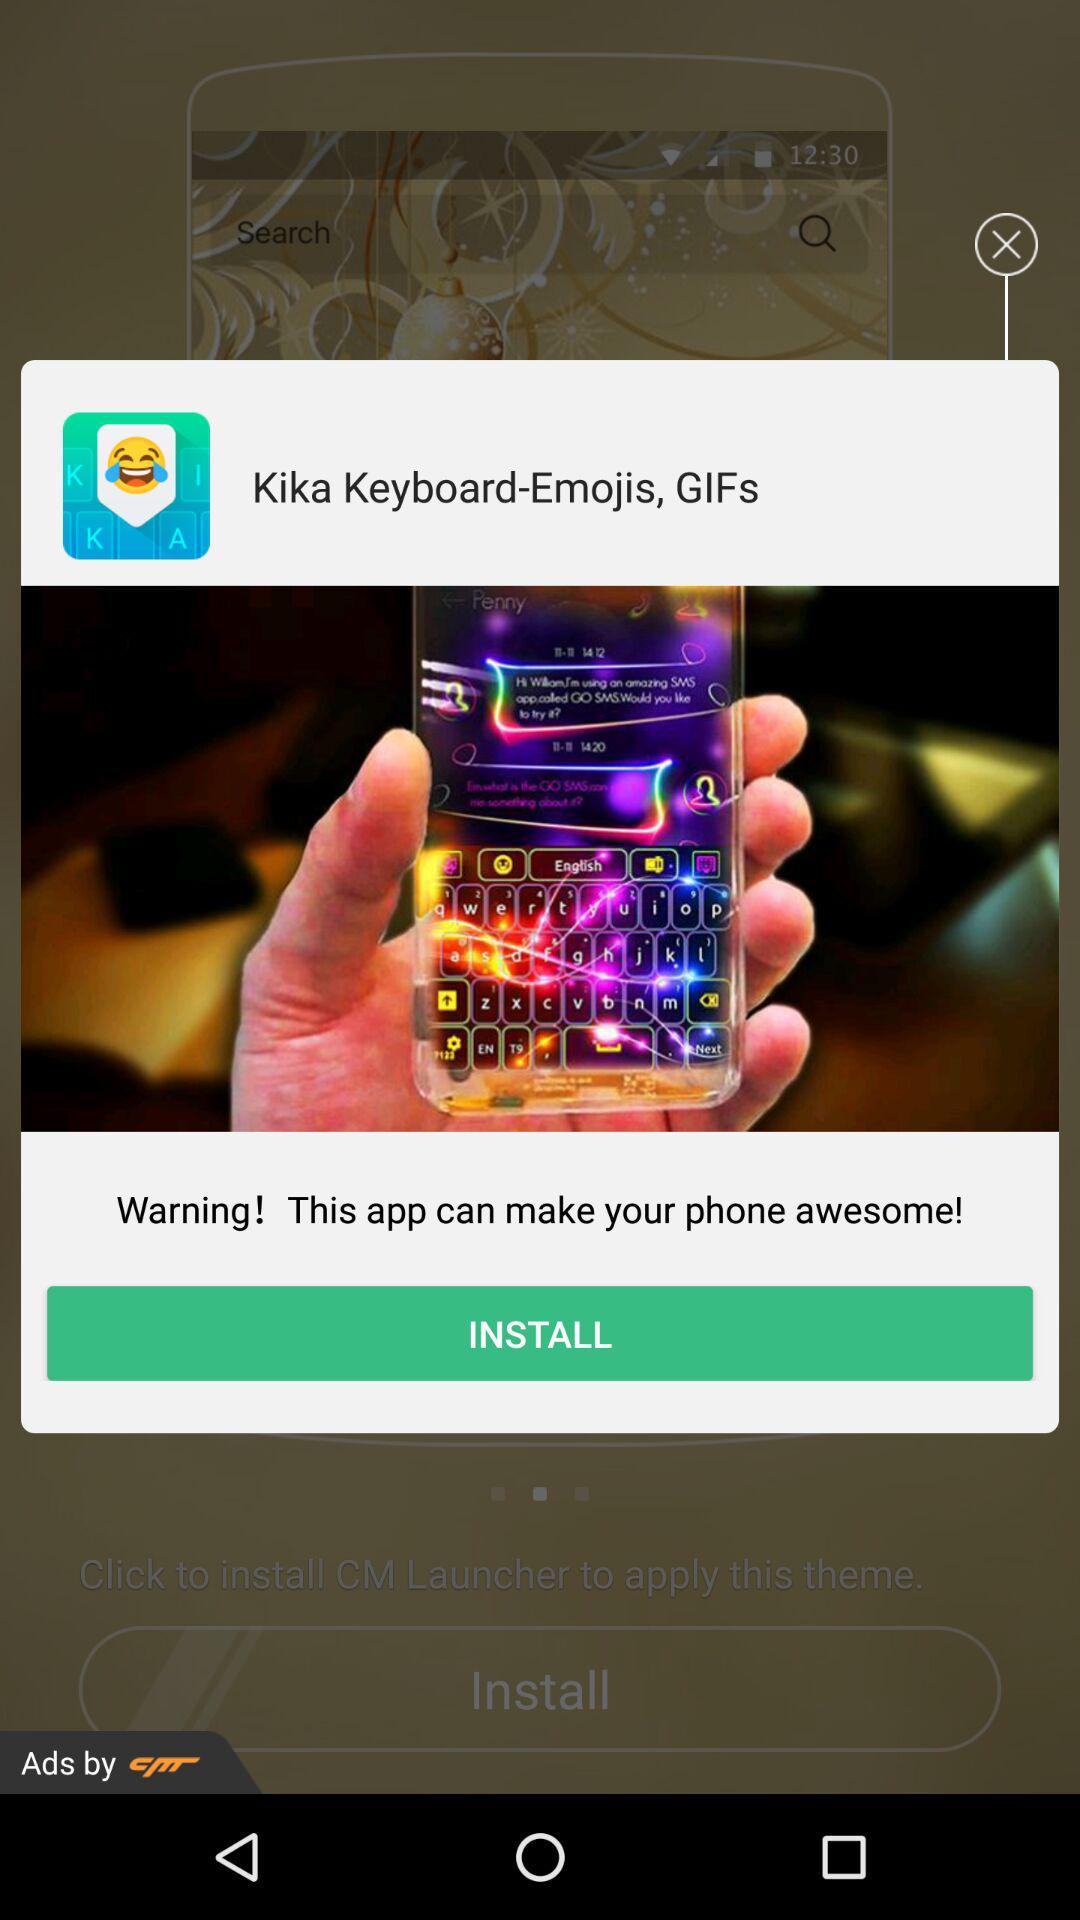 The image size is (1080, 1920). I want to click on the emoji icon, so click(135, 520).